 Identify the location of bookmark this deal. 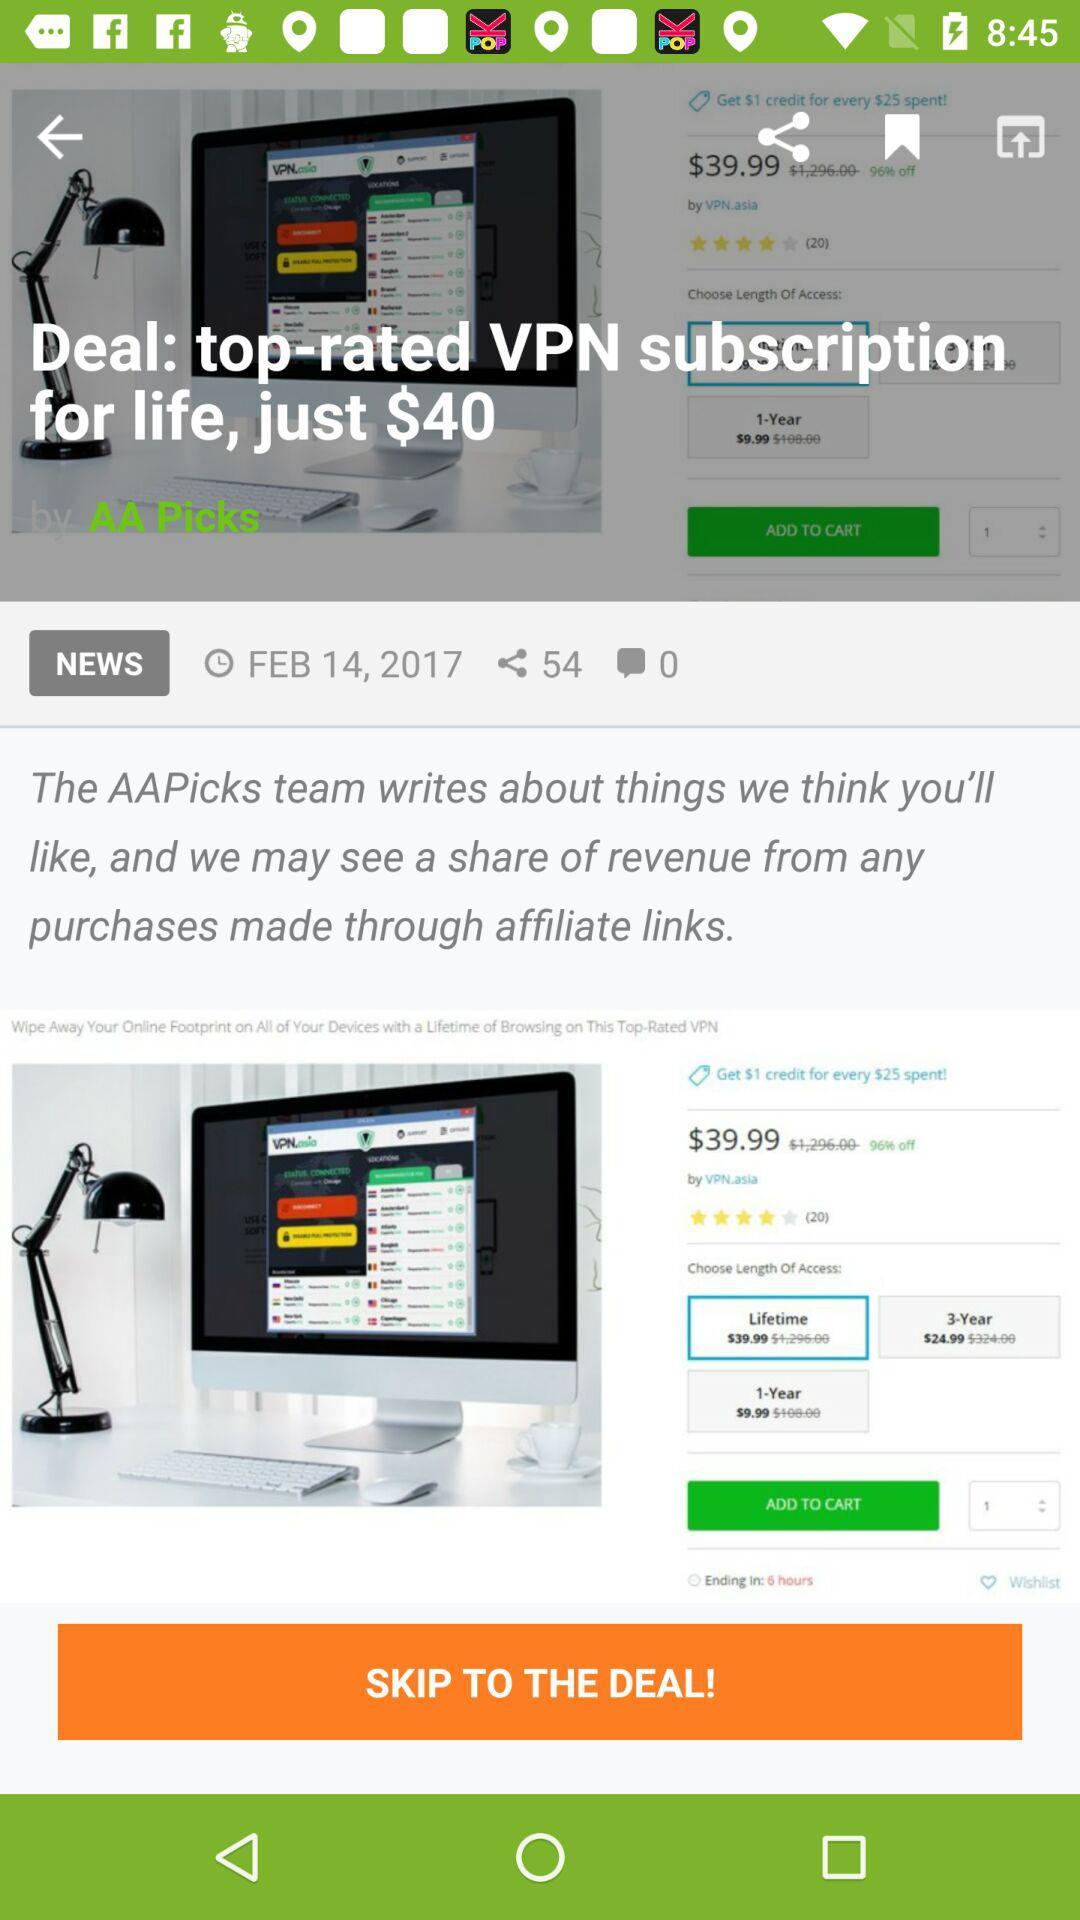
(902, 135).